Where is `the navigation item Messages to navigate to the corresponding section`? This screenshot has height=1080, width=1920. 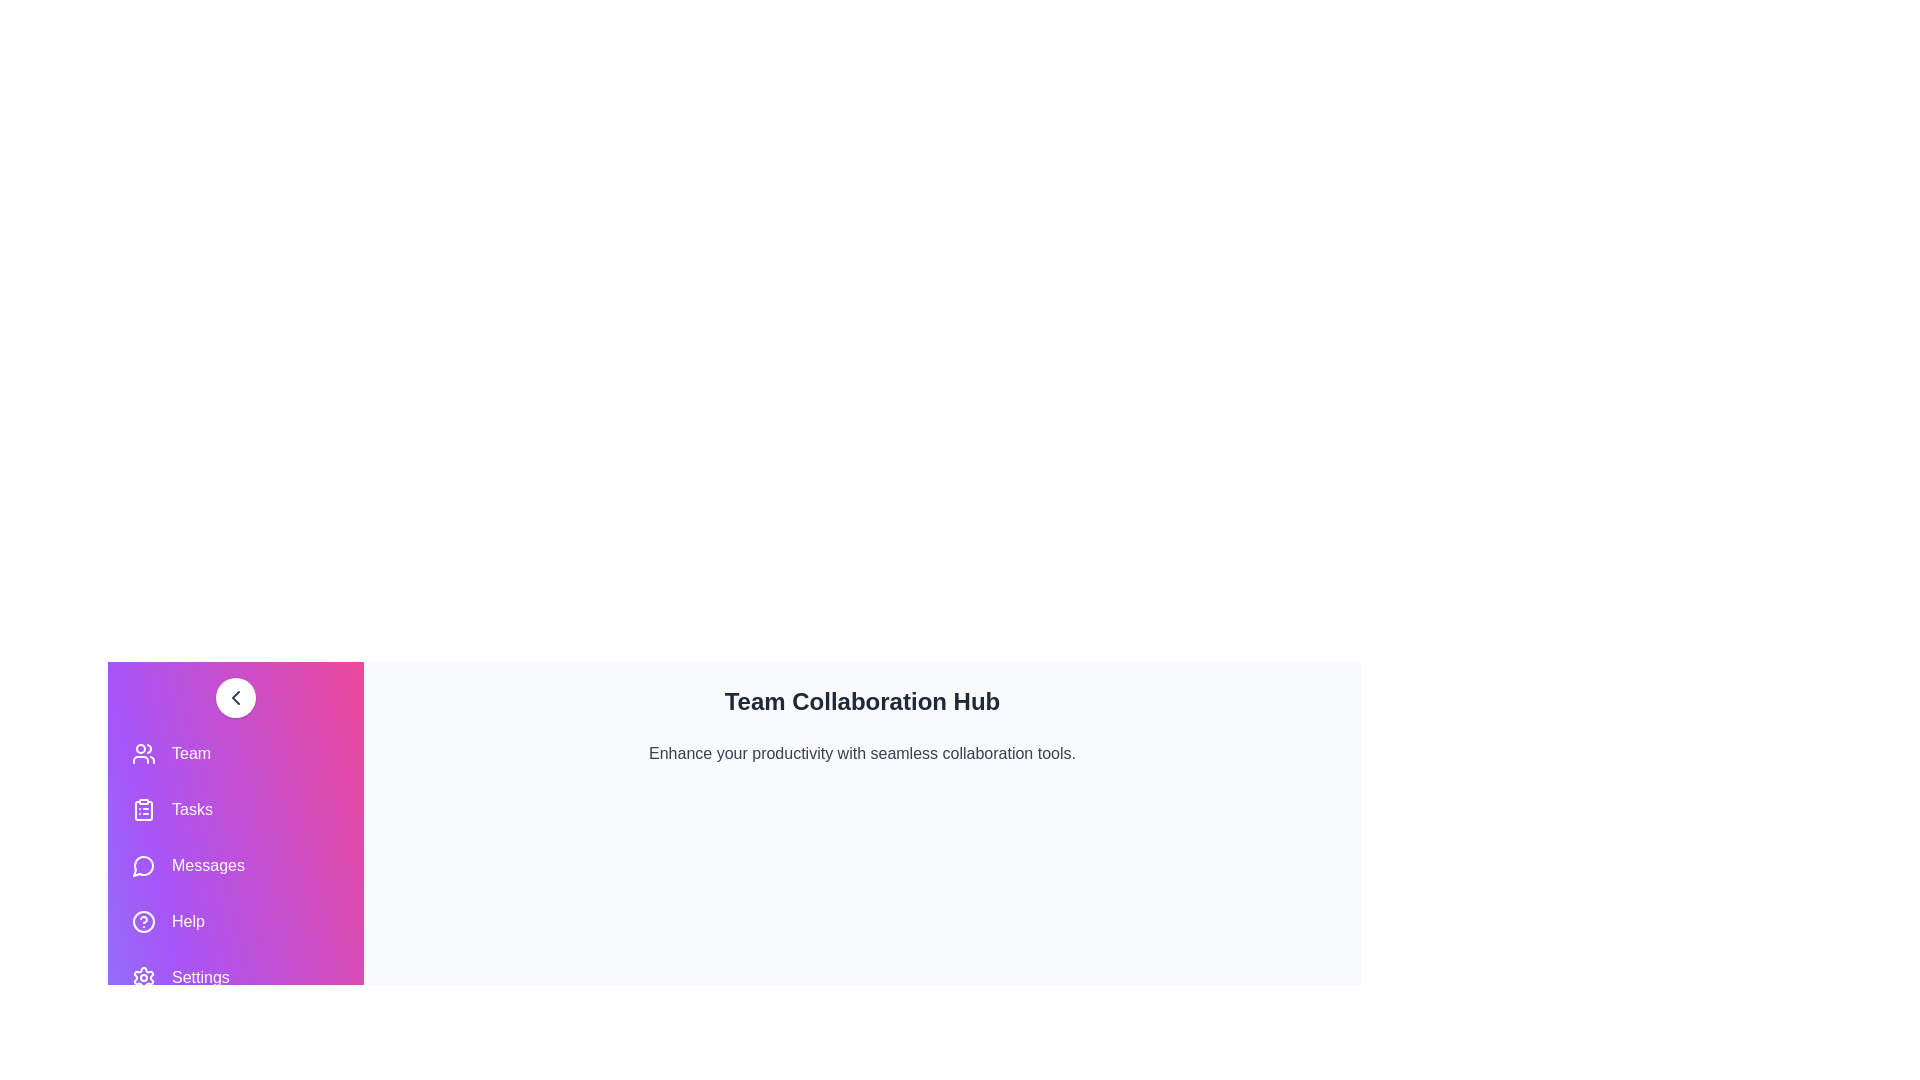
the navigation item Messages to navigate to the corresponding section is located at coordinates (235, 865).